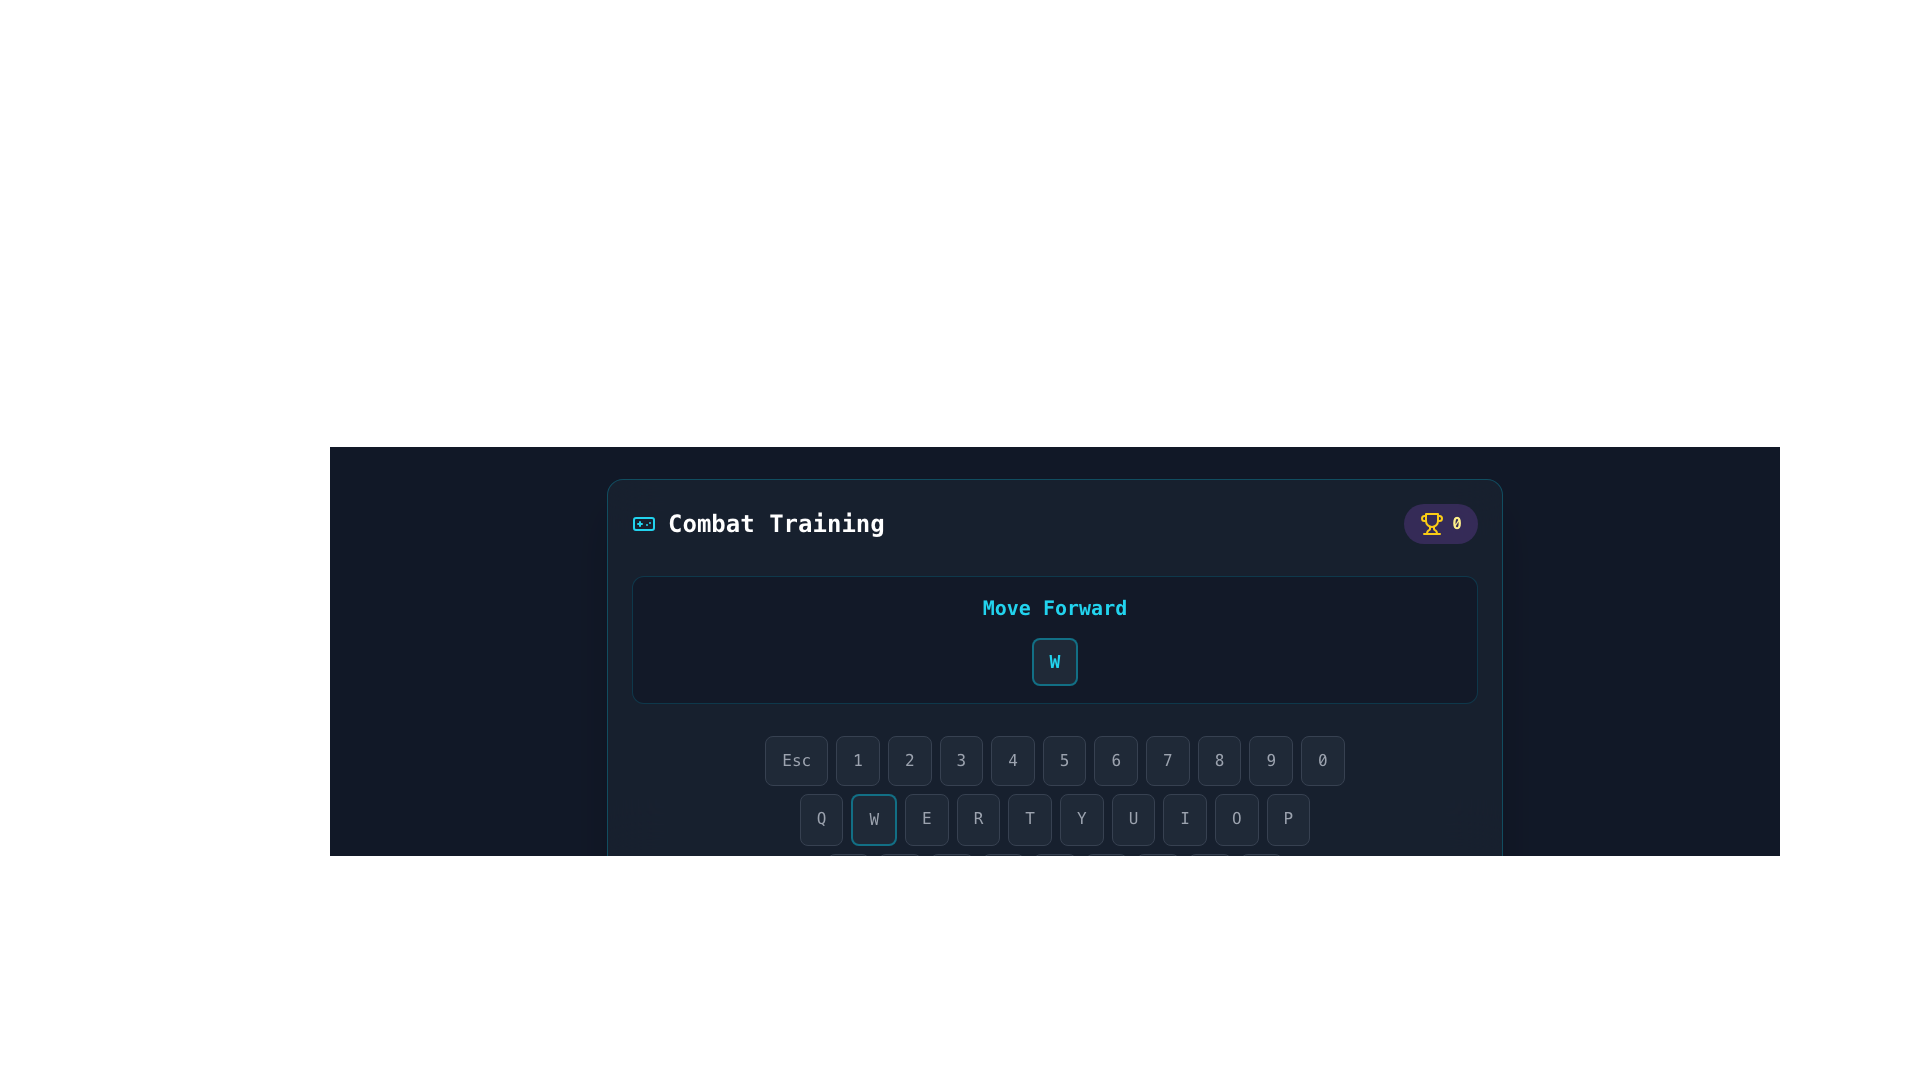  I want to click on the gold-colored graphical representation within the trophy badge located in the top-right corner of the interface, so click(1431, 519).